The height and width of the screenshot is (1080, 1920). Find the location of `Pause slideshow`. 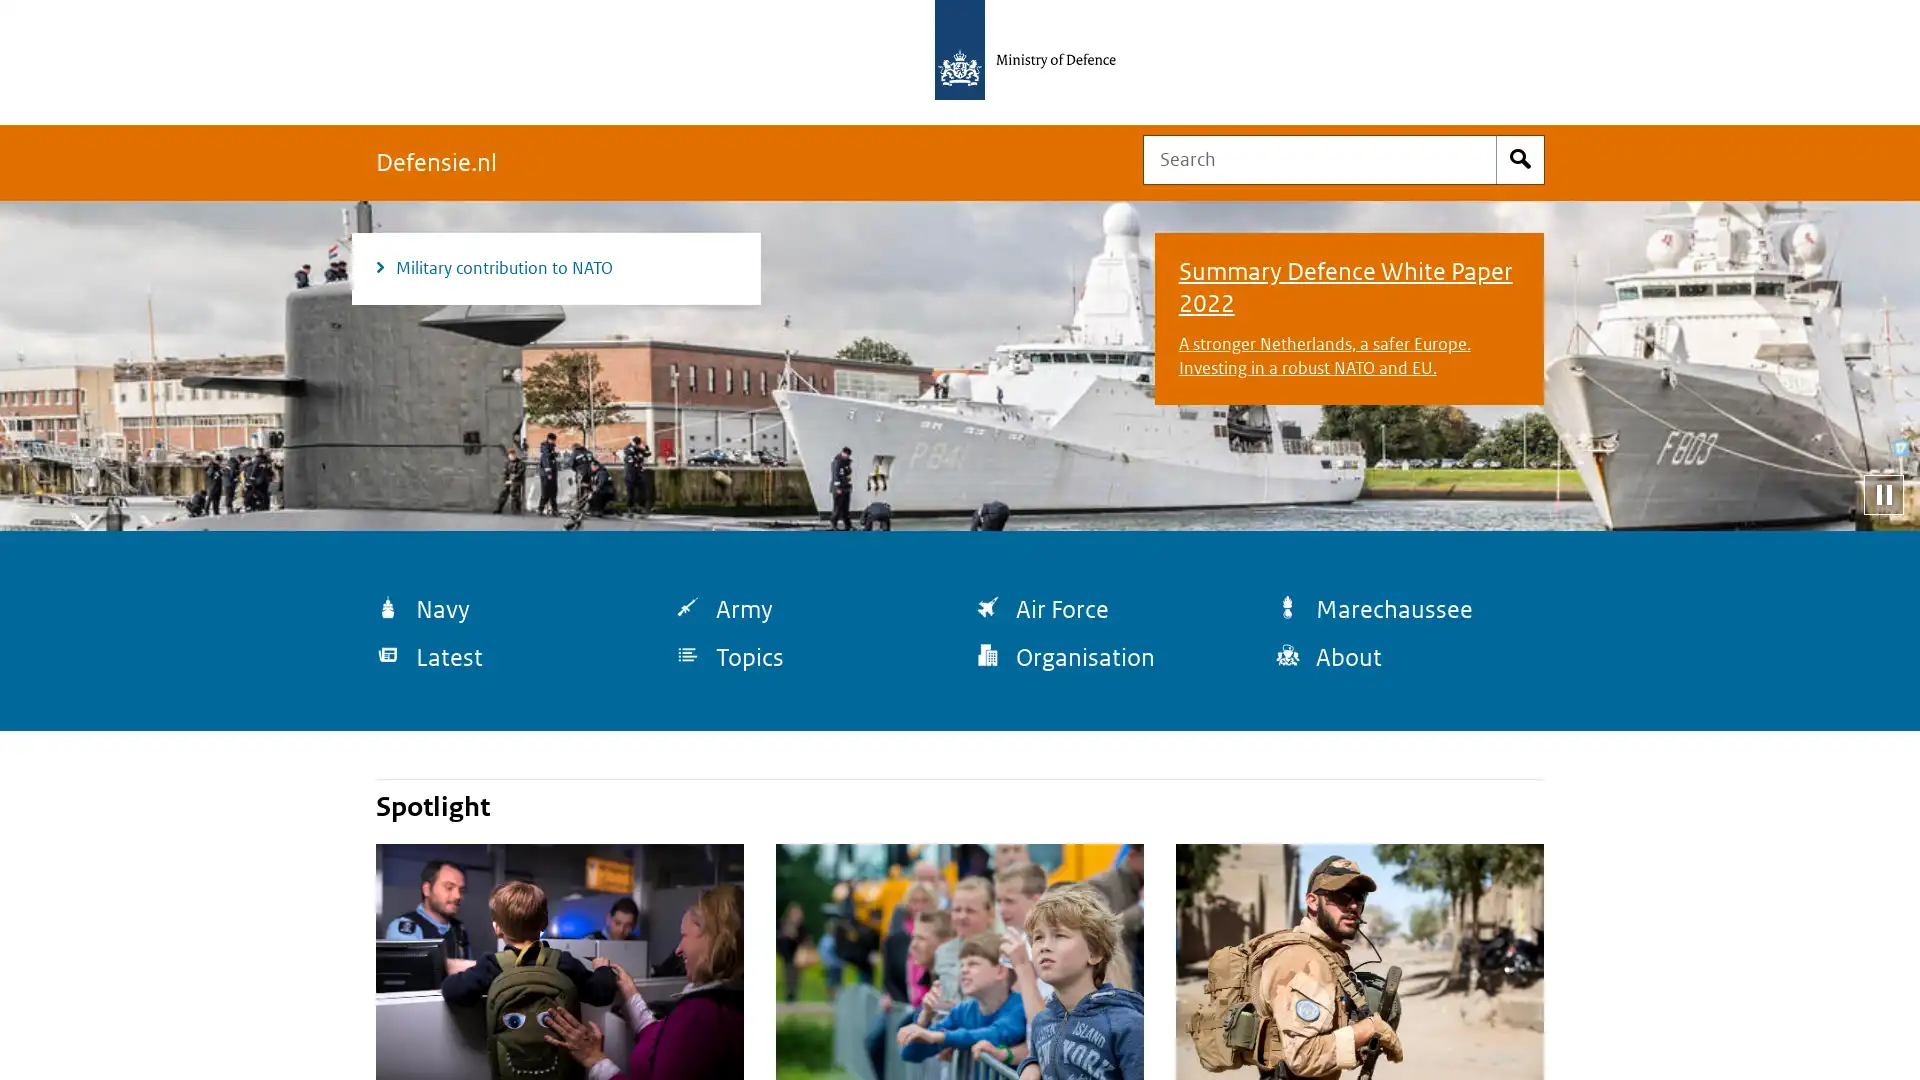

Pause slideshow is located at coordinates (1882, 493).